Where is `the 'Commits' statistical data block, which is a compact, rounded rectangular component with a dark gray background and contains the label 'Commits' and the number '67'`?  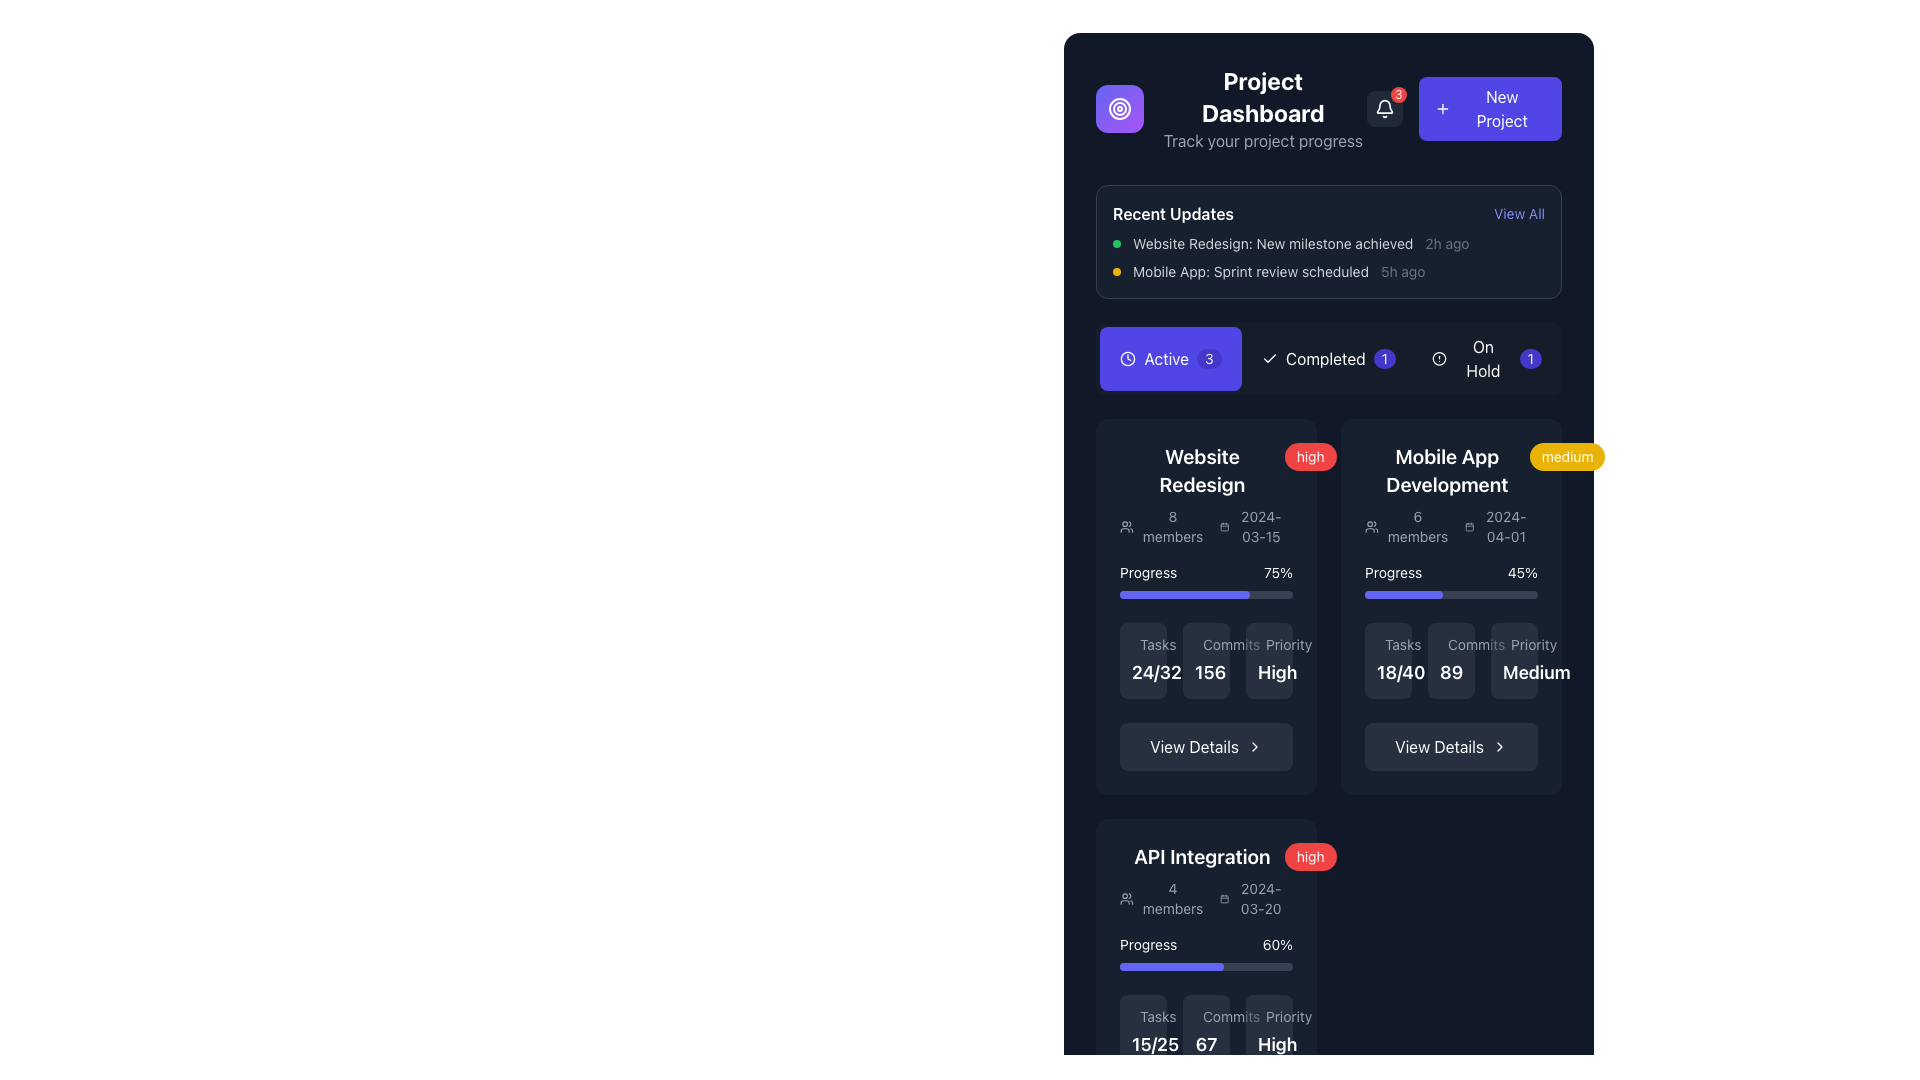 the 'Commits' statistical data block, which is a compact, rounded rectangular component with a dark gray background and contains the label 'Commits' and the number '67' is located at coordinates (1205, 1033).